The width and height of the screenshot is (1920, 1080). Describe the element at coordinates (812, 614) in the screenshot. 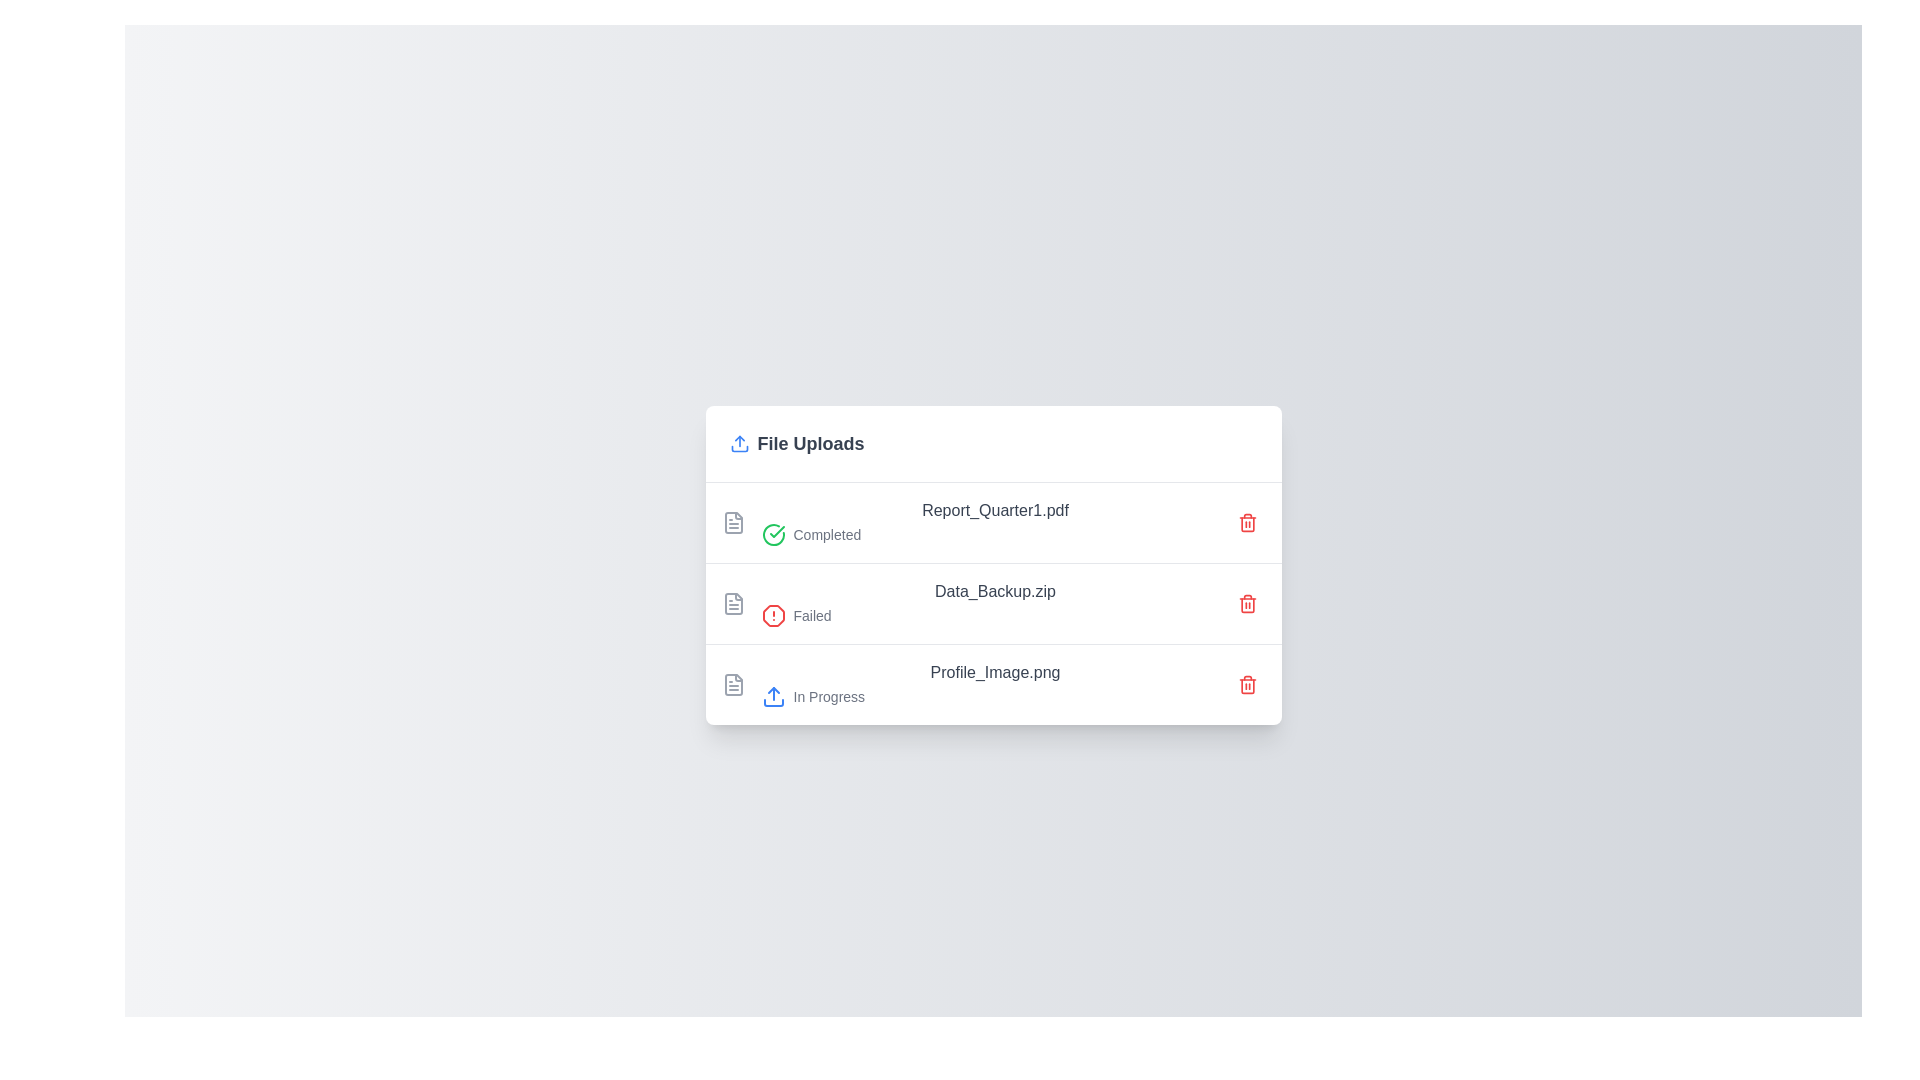

I see `the status indicator text label that conveys the 'Failed' state, located in the second row of the table, next to the filename 'Data_Backup.zip'` at that location.